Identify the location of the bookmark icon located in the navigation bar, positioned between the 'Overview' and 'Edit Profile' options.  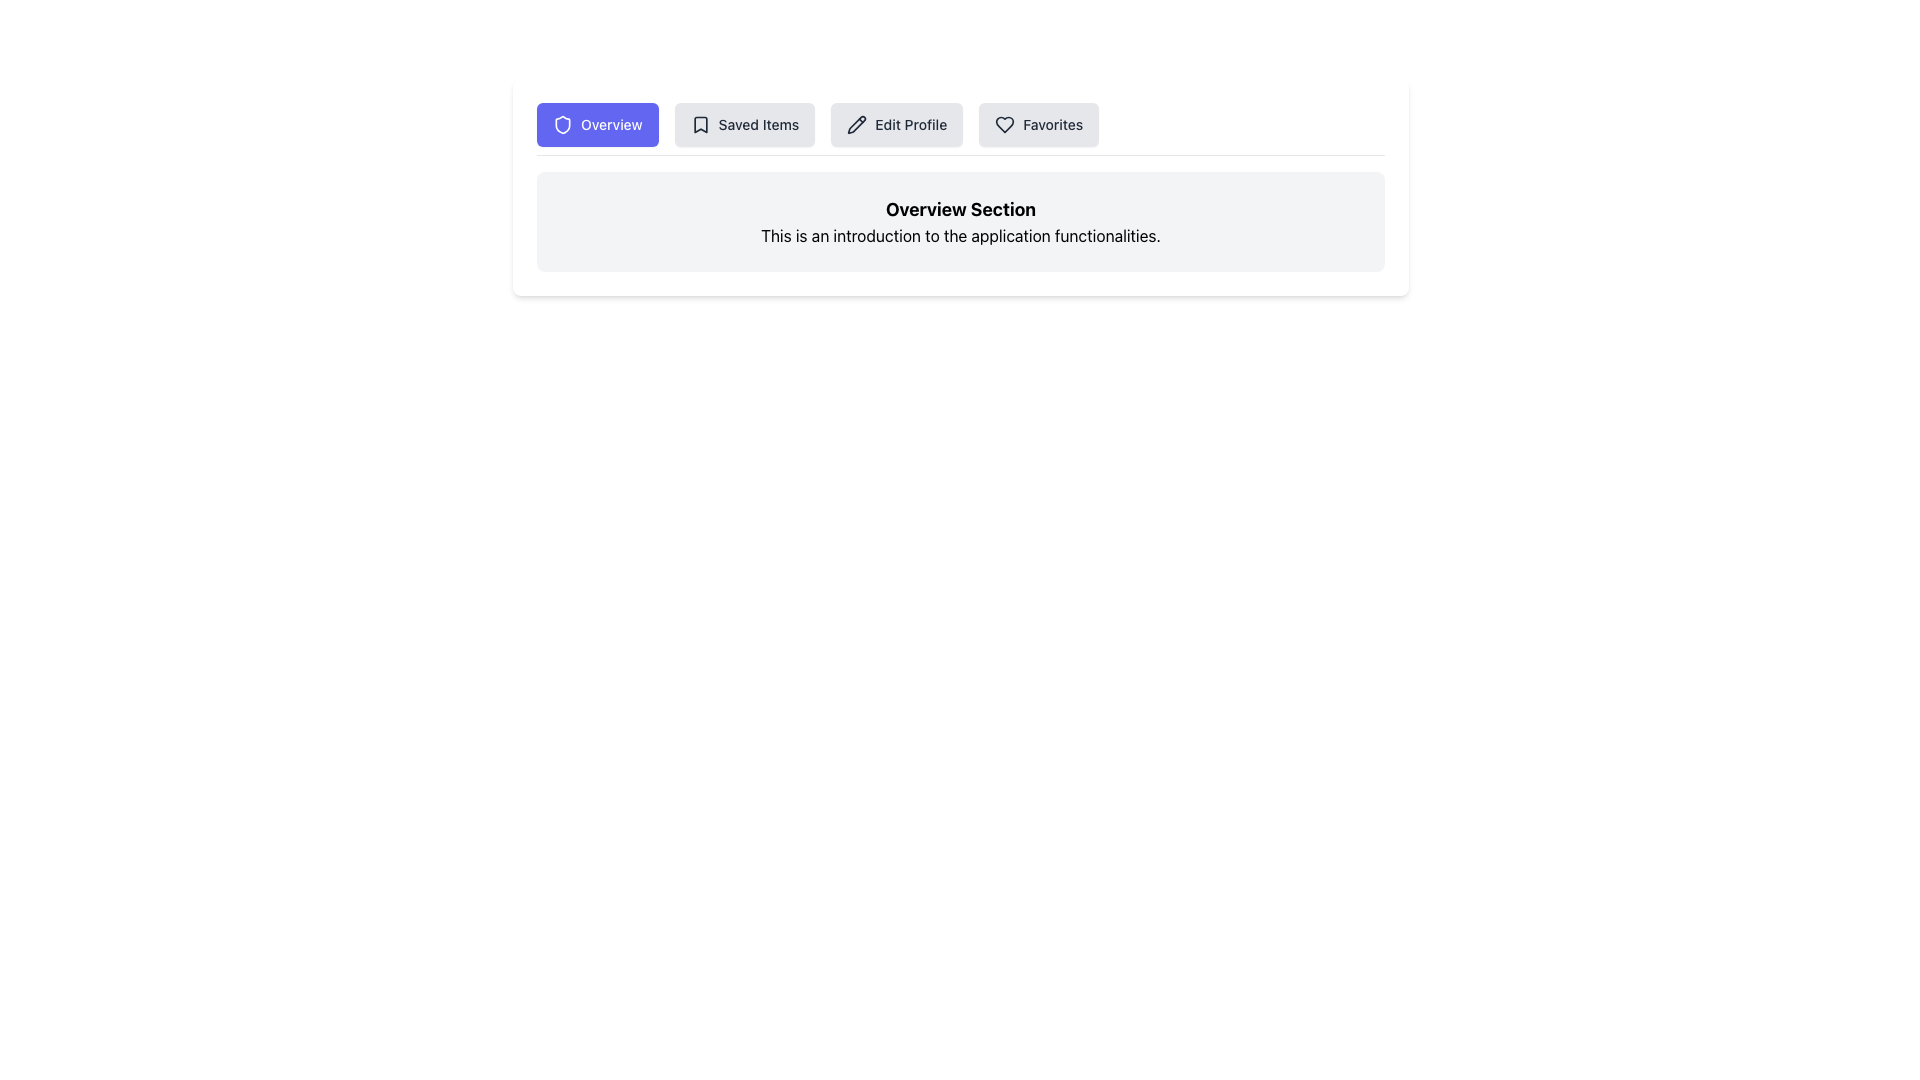
(700, 124).